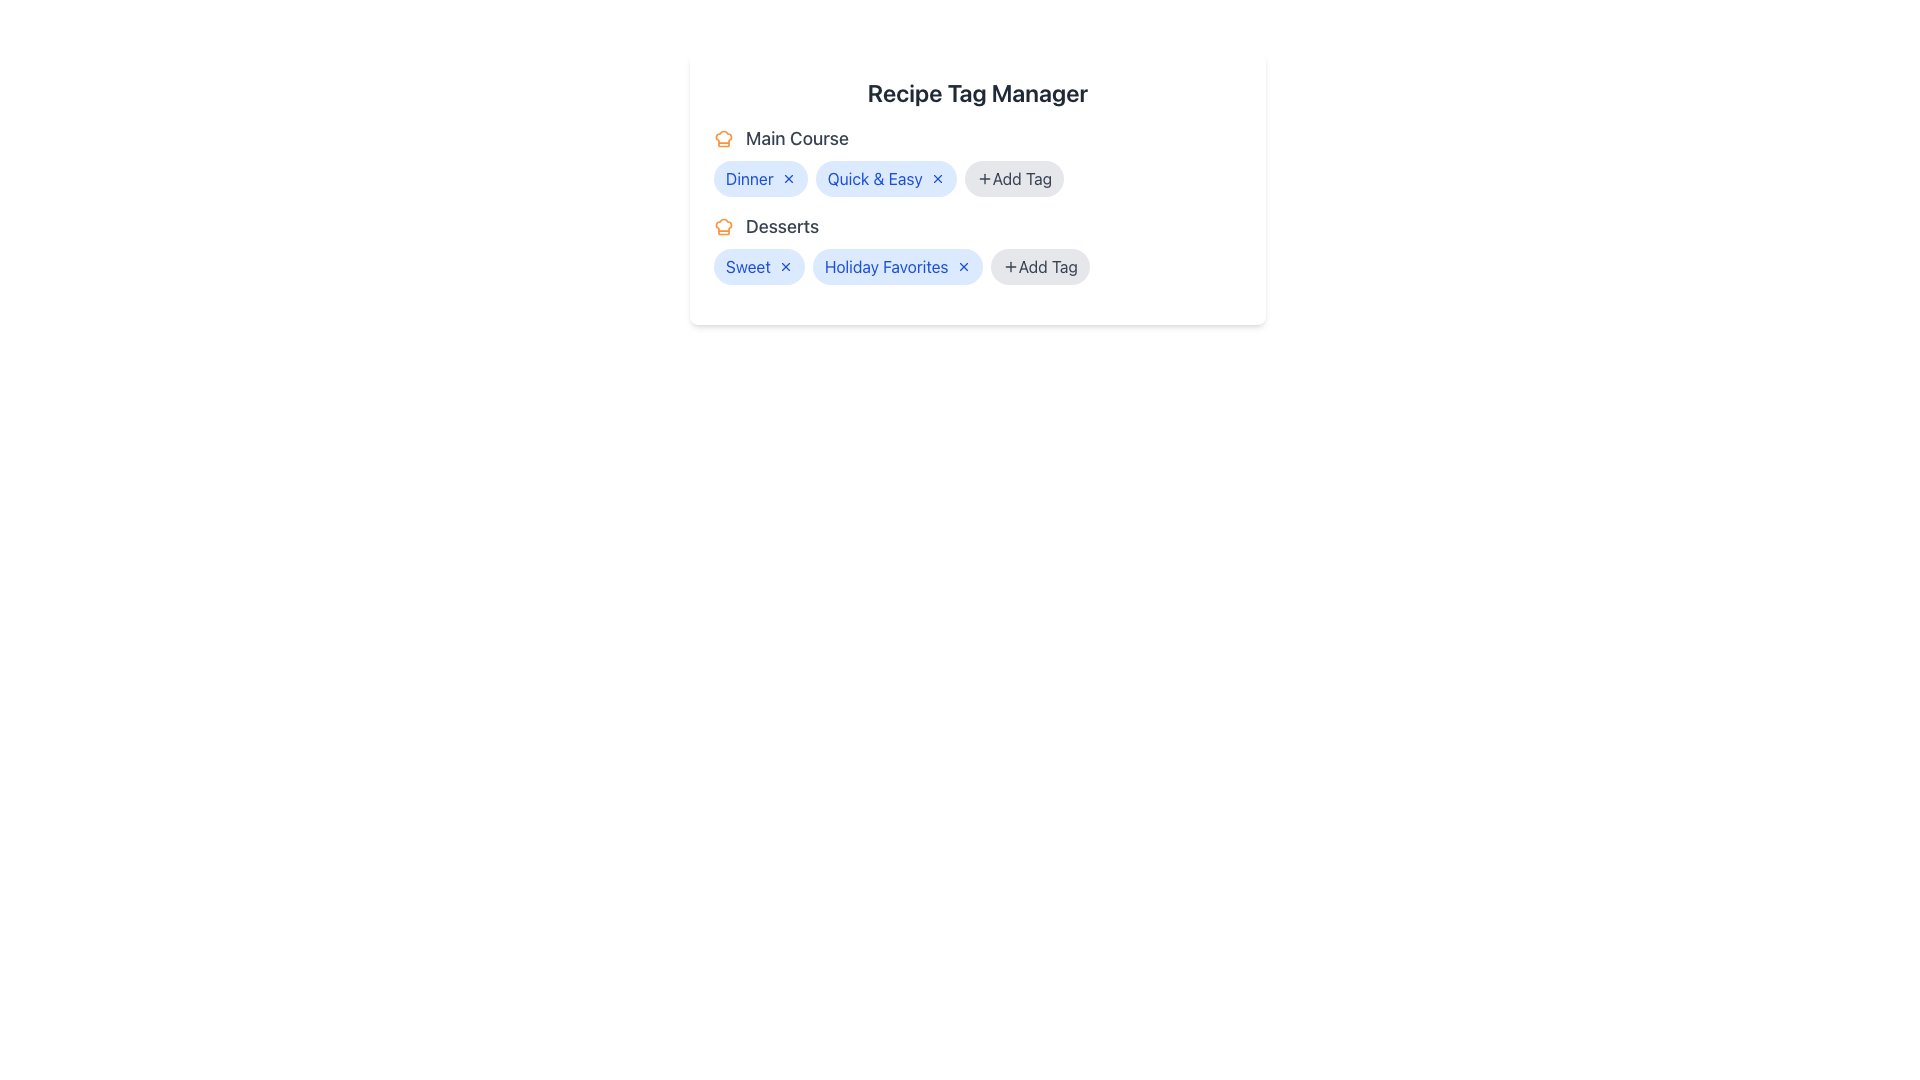 This screenshot has width=1920, height=1080. What do you see at coordinates (1013, 177) in the screenshot?
I see `the '+ Add Tag' pill-shaped button with a gray background` at bounding box center [1013, 177].